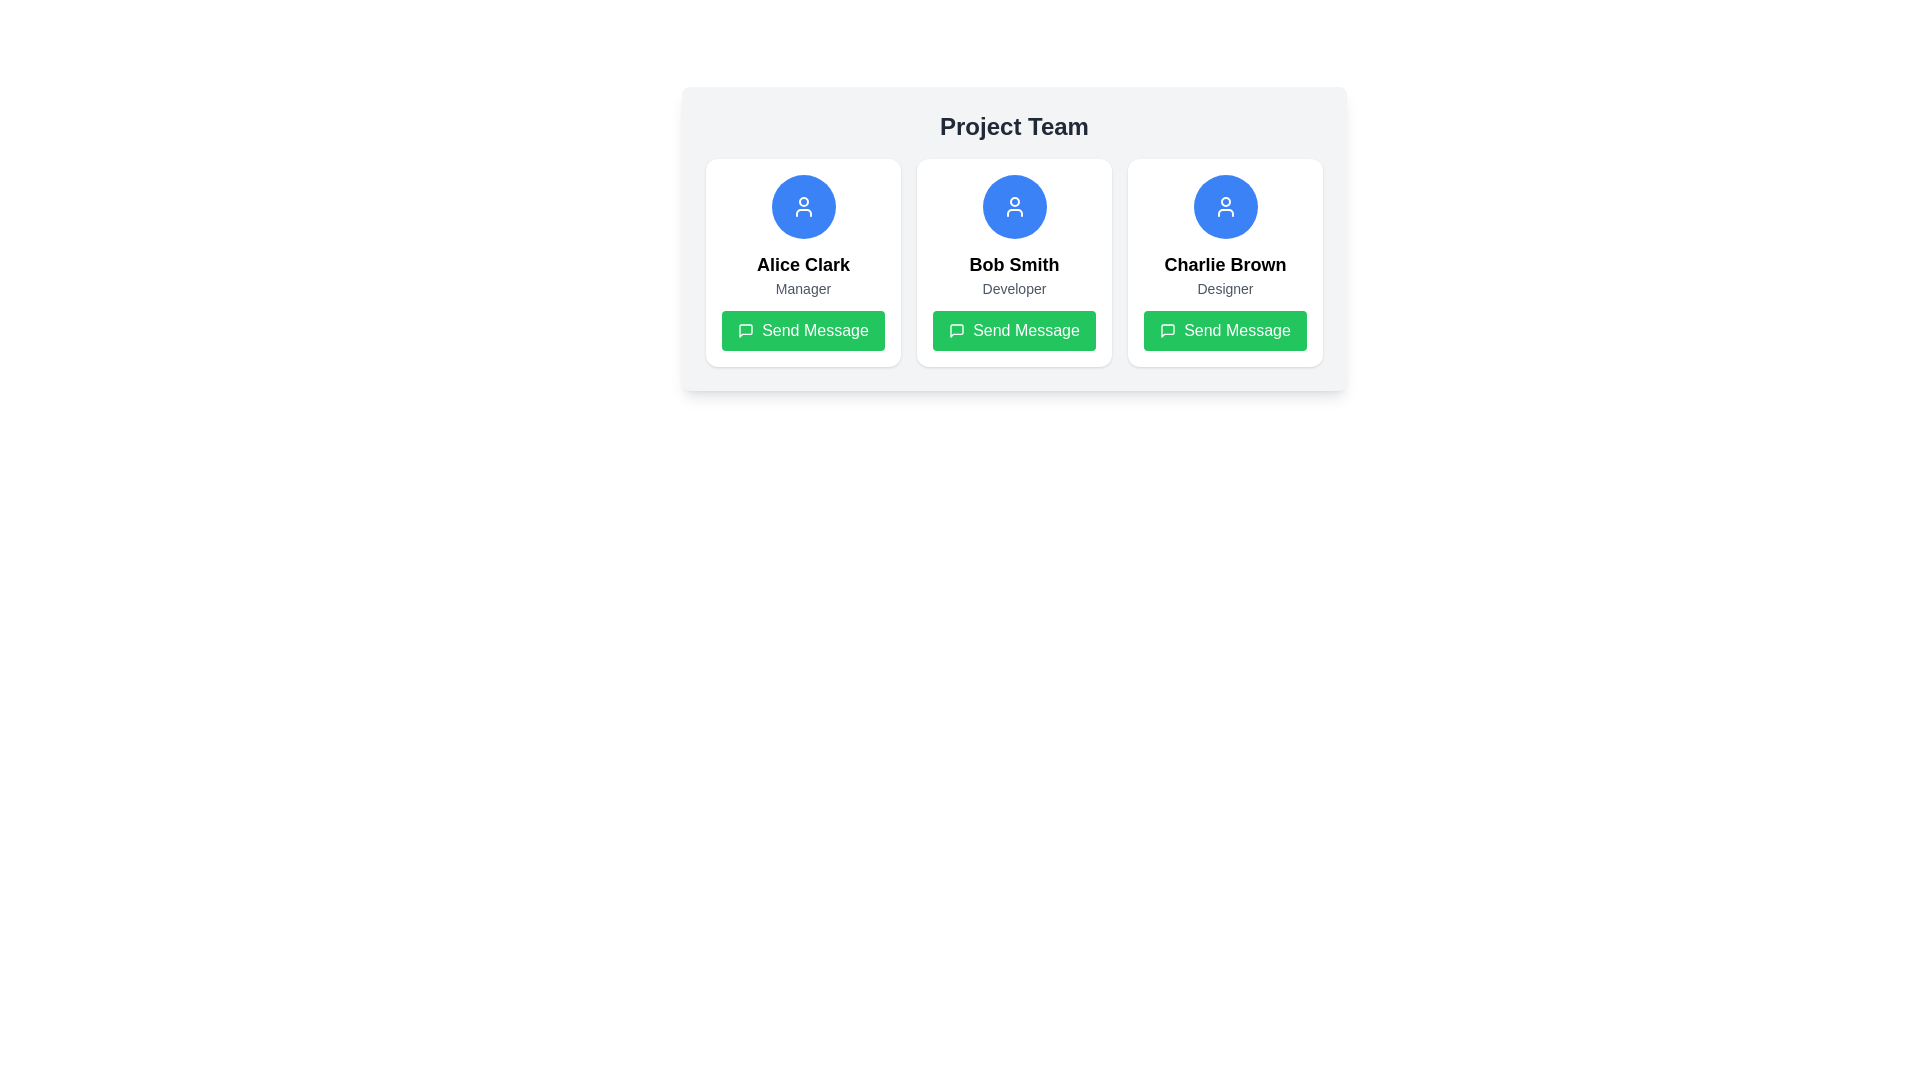 This screenshot has width=1920, height=1080. What do you see at coordinates (803, 274) in the screenshot?
I see `the text label displaying 'Alice Clark' and 'Manager' to initiate additional interactions` at bounding box center [803, 274].